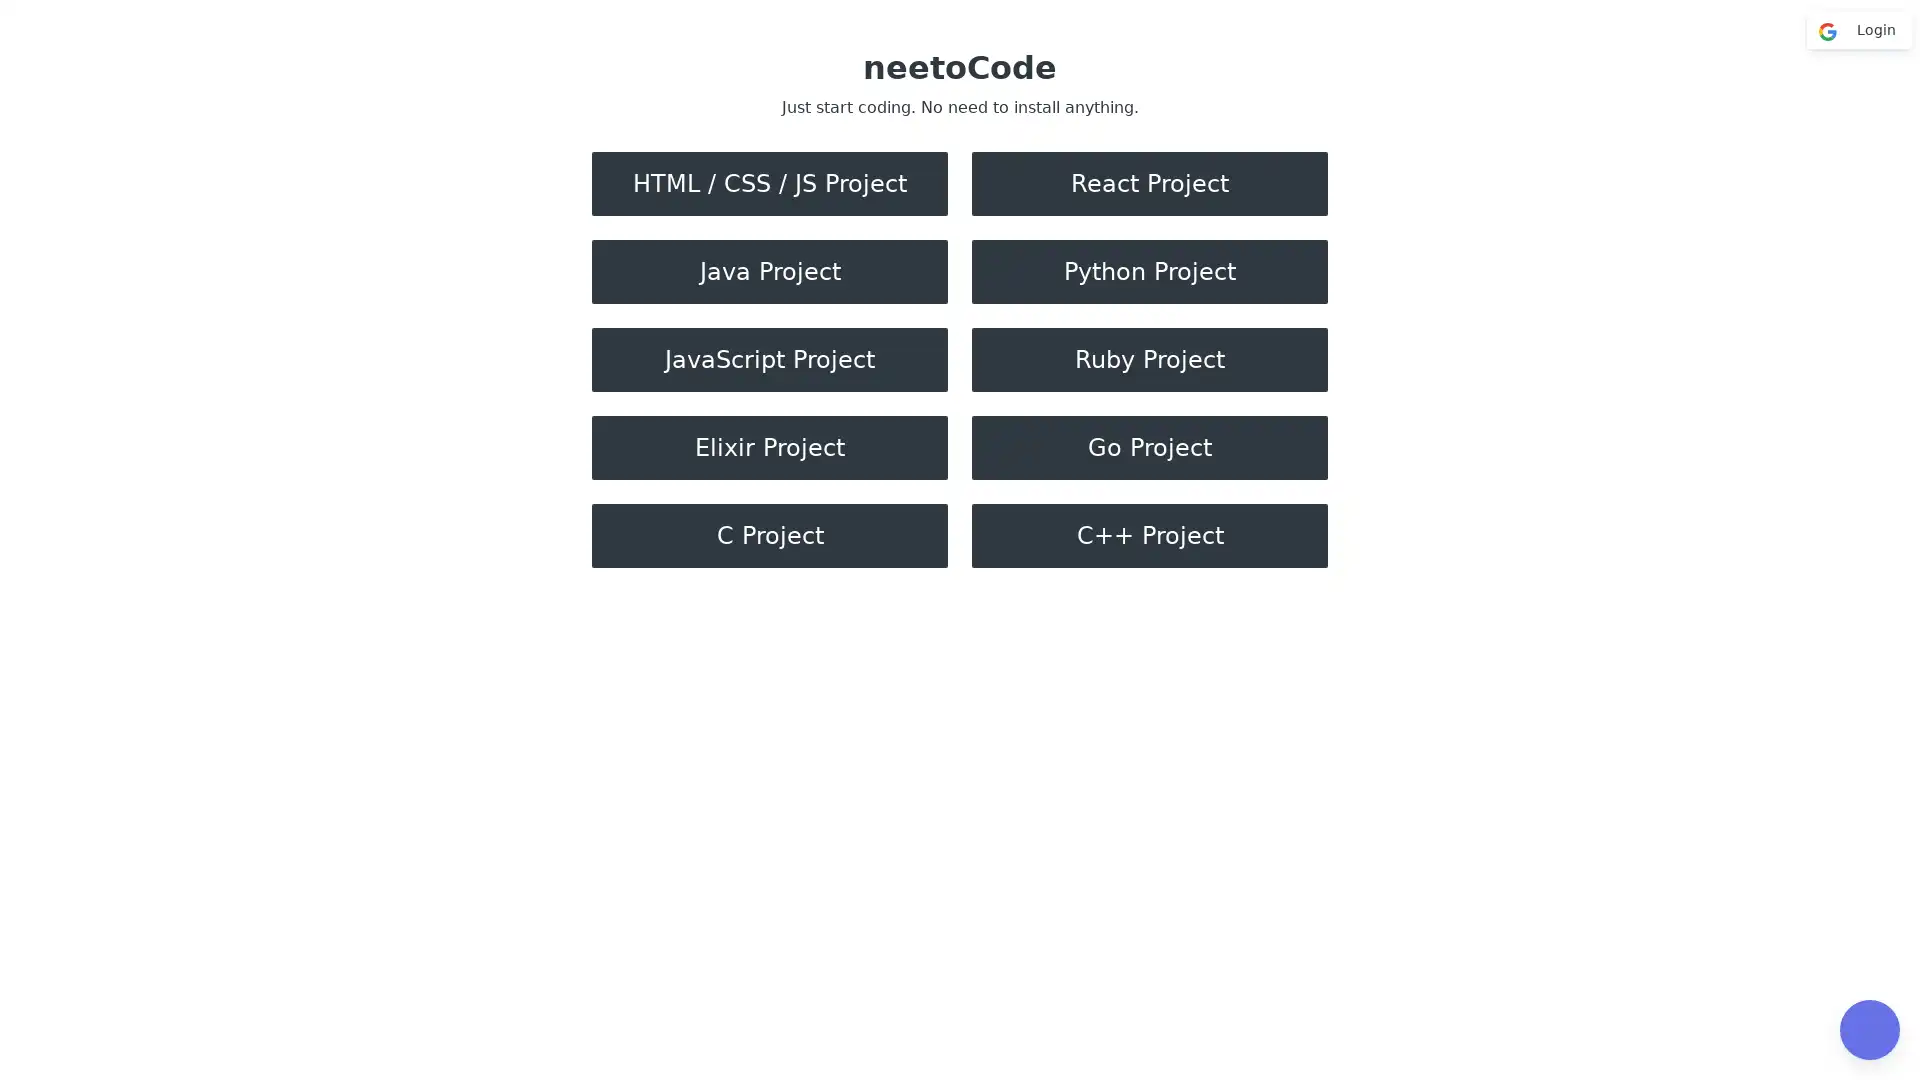  What do you see at coordinates (768, 535) in the screenshot?
I see `C Project` at bounding box center [768, 535].